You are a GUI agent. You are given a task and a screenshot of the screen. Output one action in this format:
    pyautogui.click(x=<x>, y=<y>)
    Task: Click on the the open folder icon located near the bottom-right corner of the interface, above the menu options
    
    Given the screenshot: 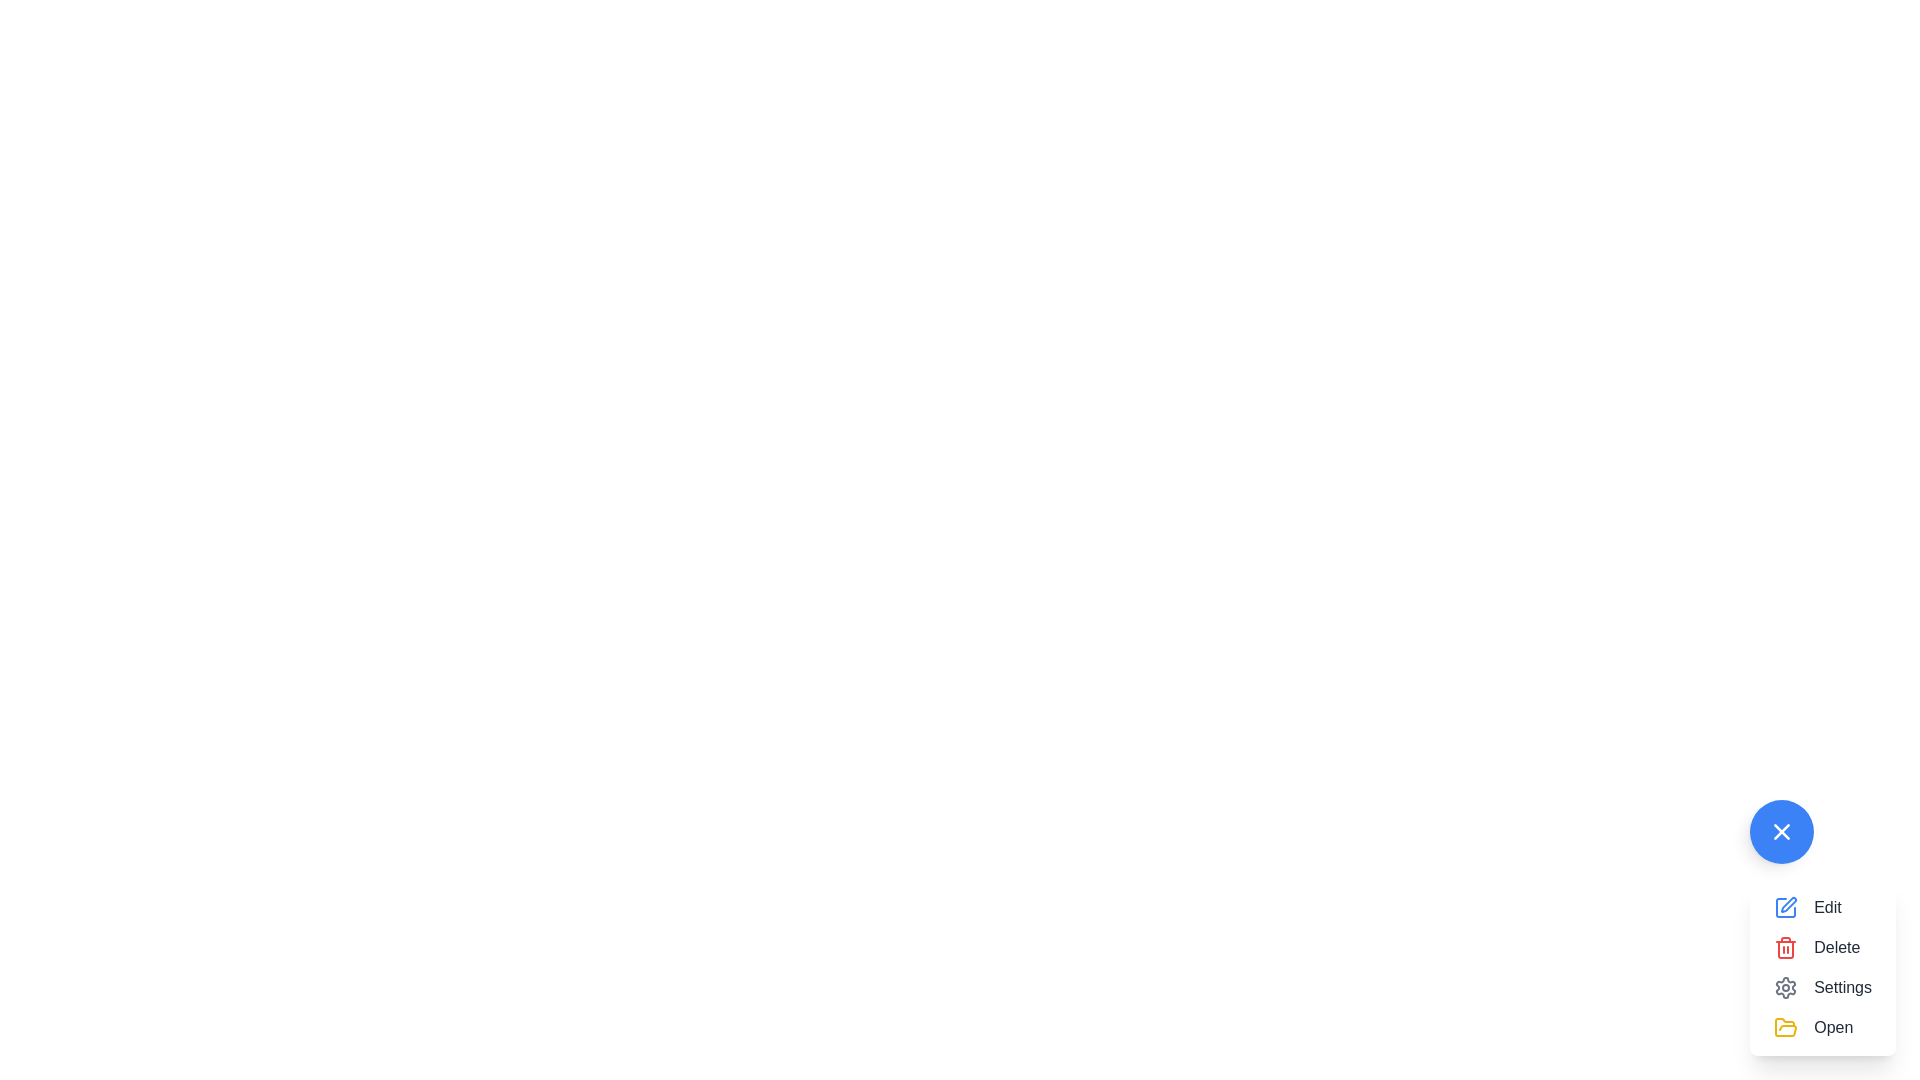 What is the action you would take?
    pyautogui.click(x=1786, y=1027)
    